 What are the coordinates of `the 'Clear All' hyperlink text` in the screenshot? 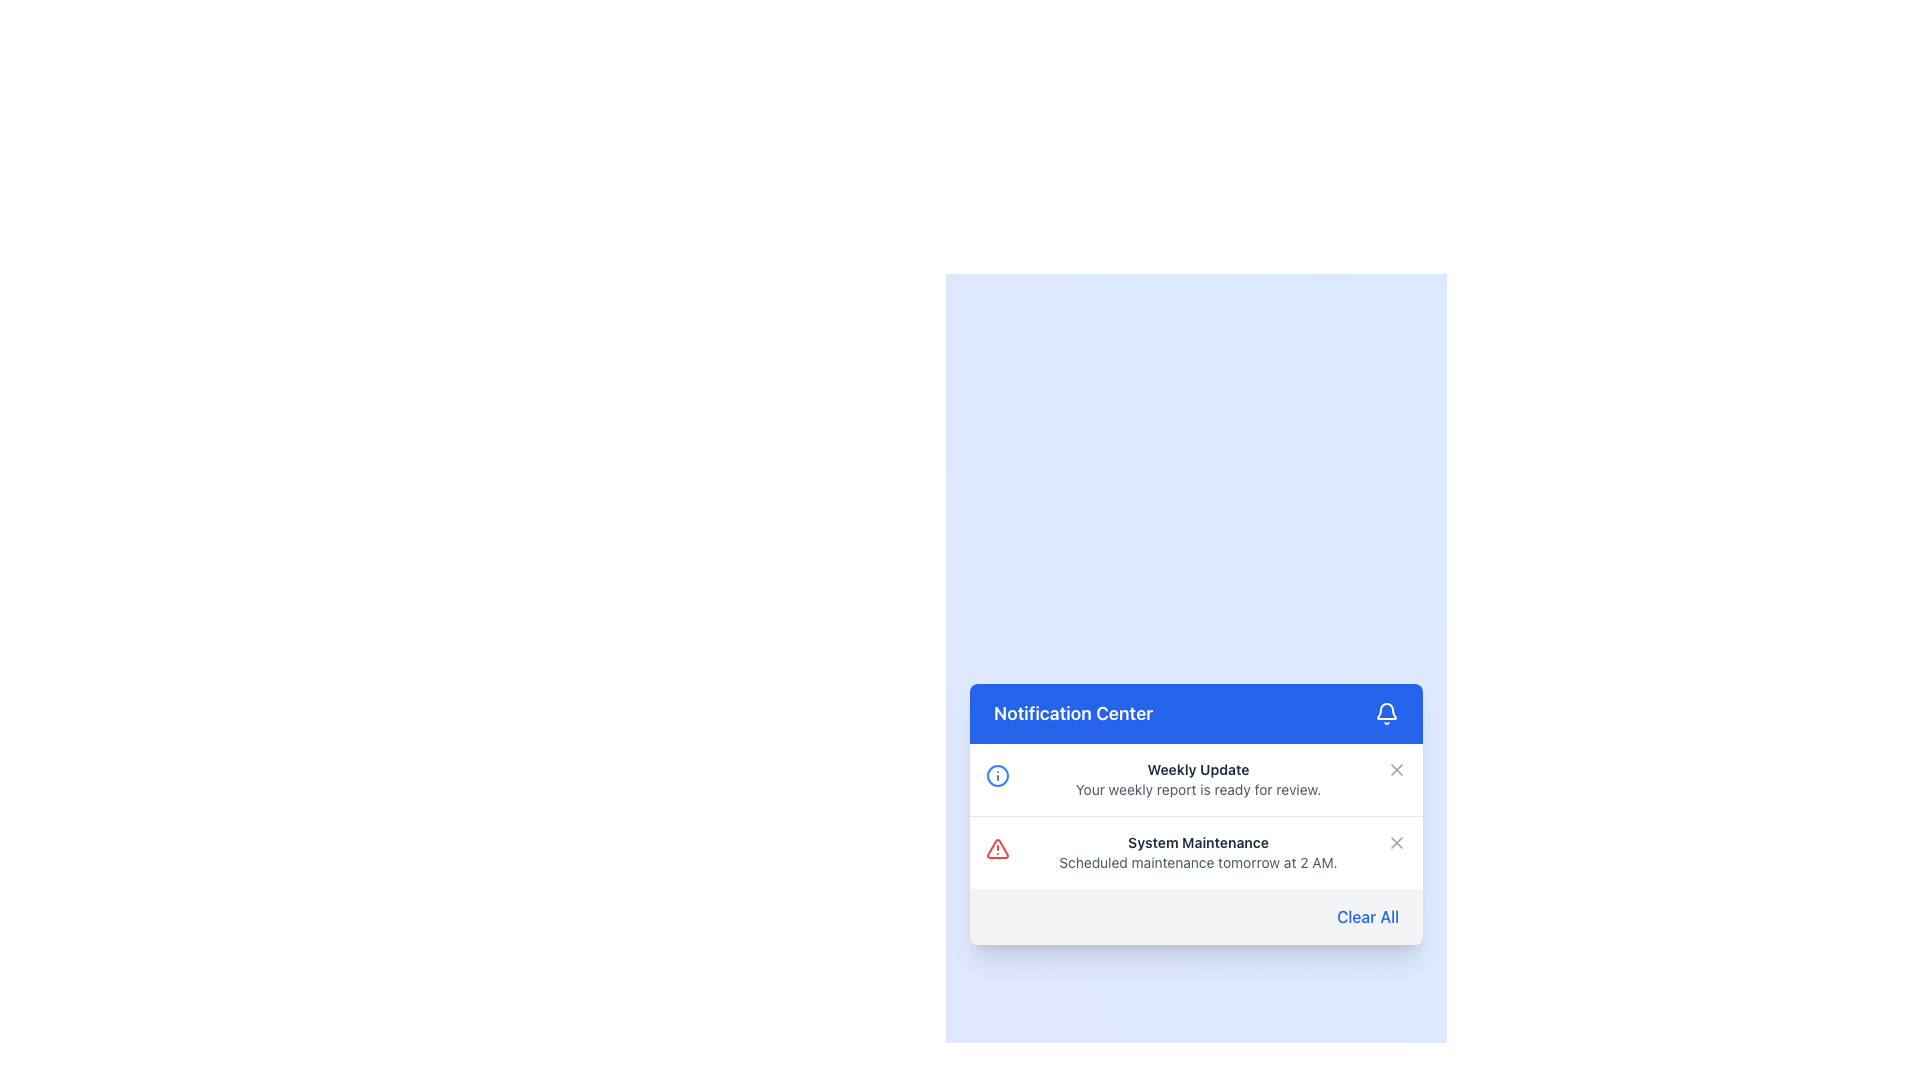 It's located at (1367, 916).